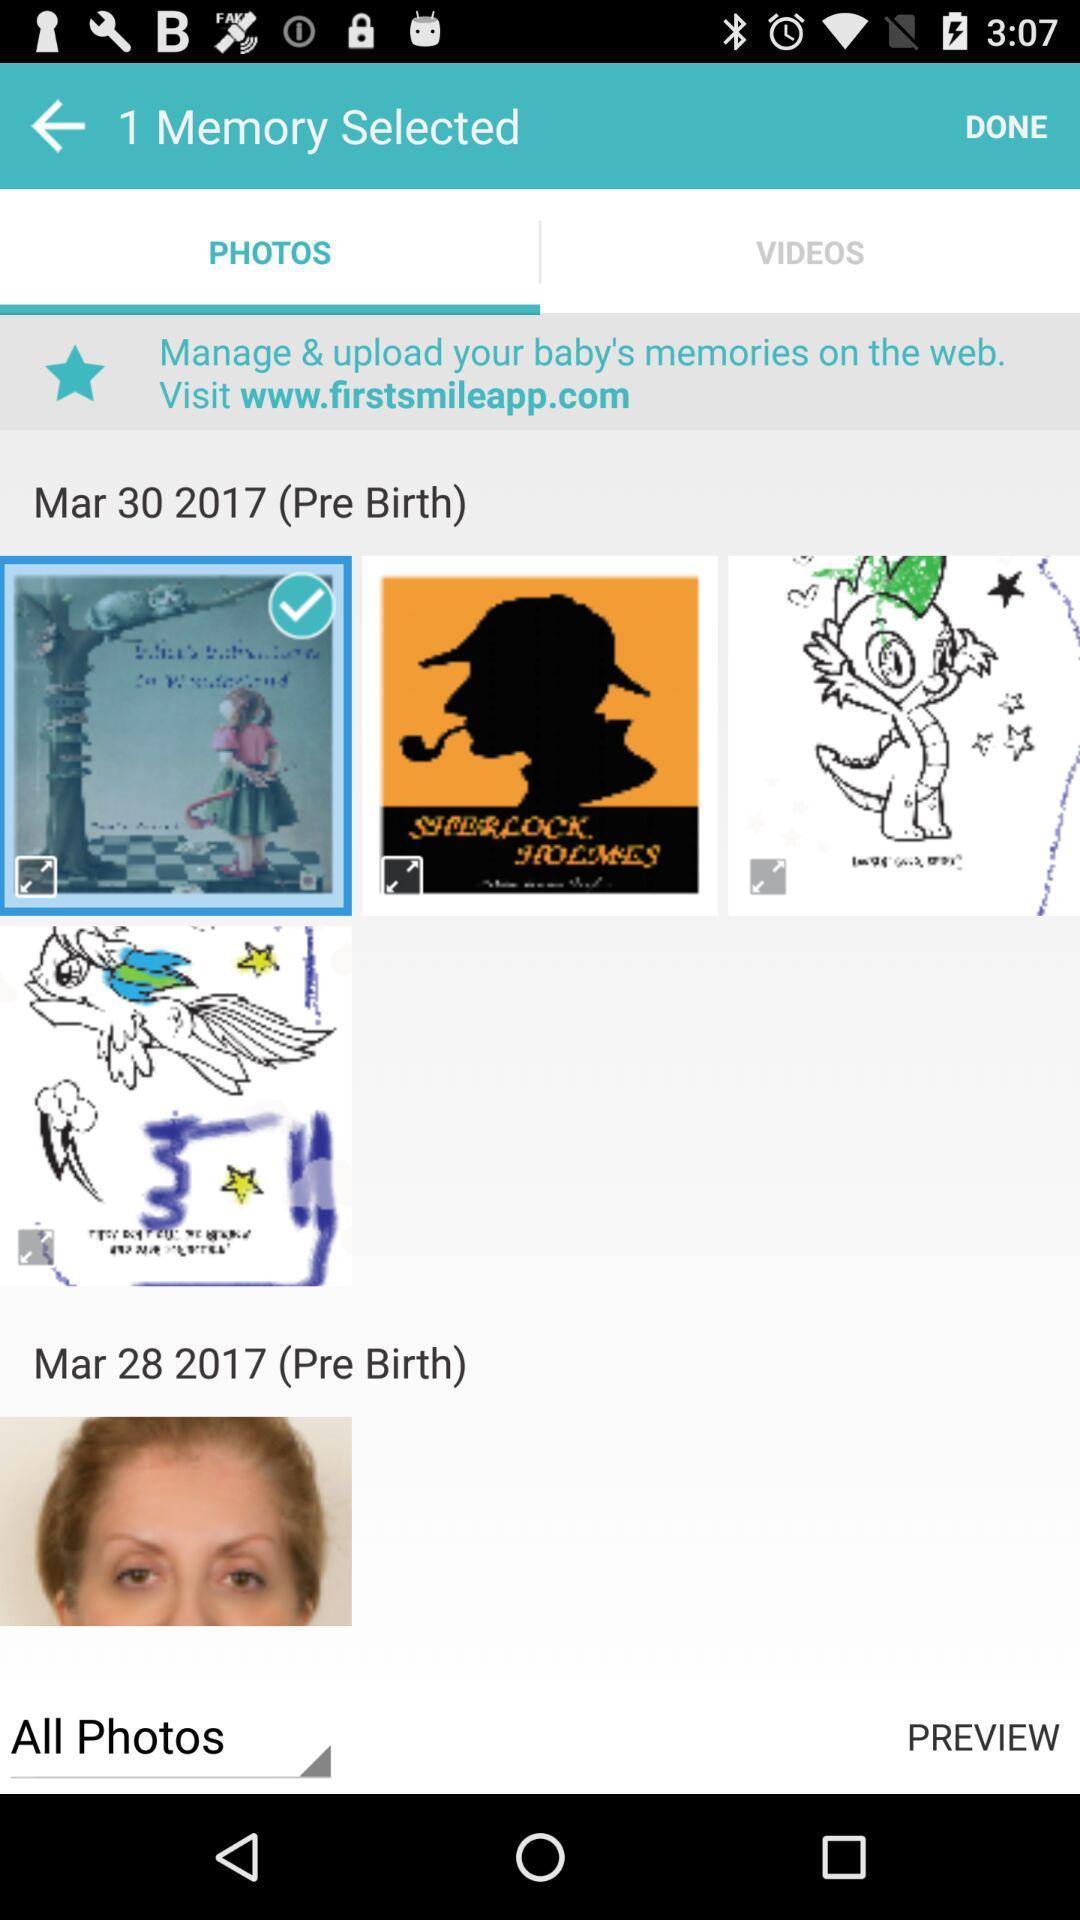 This screenshot has width=1080, height=1920. What do you see at coordinates (401, 876) in the screenshot?
I see `search pega` at bounding box center [401, 876].